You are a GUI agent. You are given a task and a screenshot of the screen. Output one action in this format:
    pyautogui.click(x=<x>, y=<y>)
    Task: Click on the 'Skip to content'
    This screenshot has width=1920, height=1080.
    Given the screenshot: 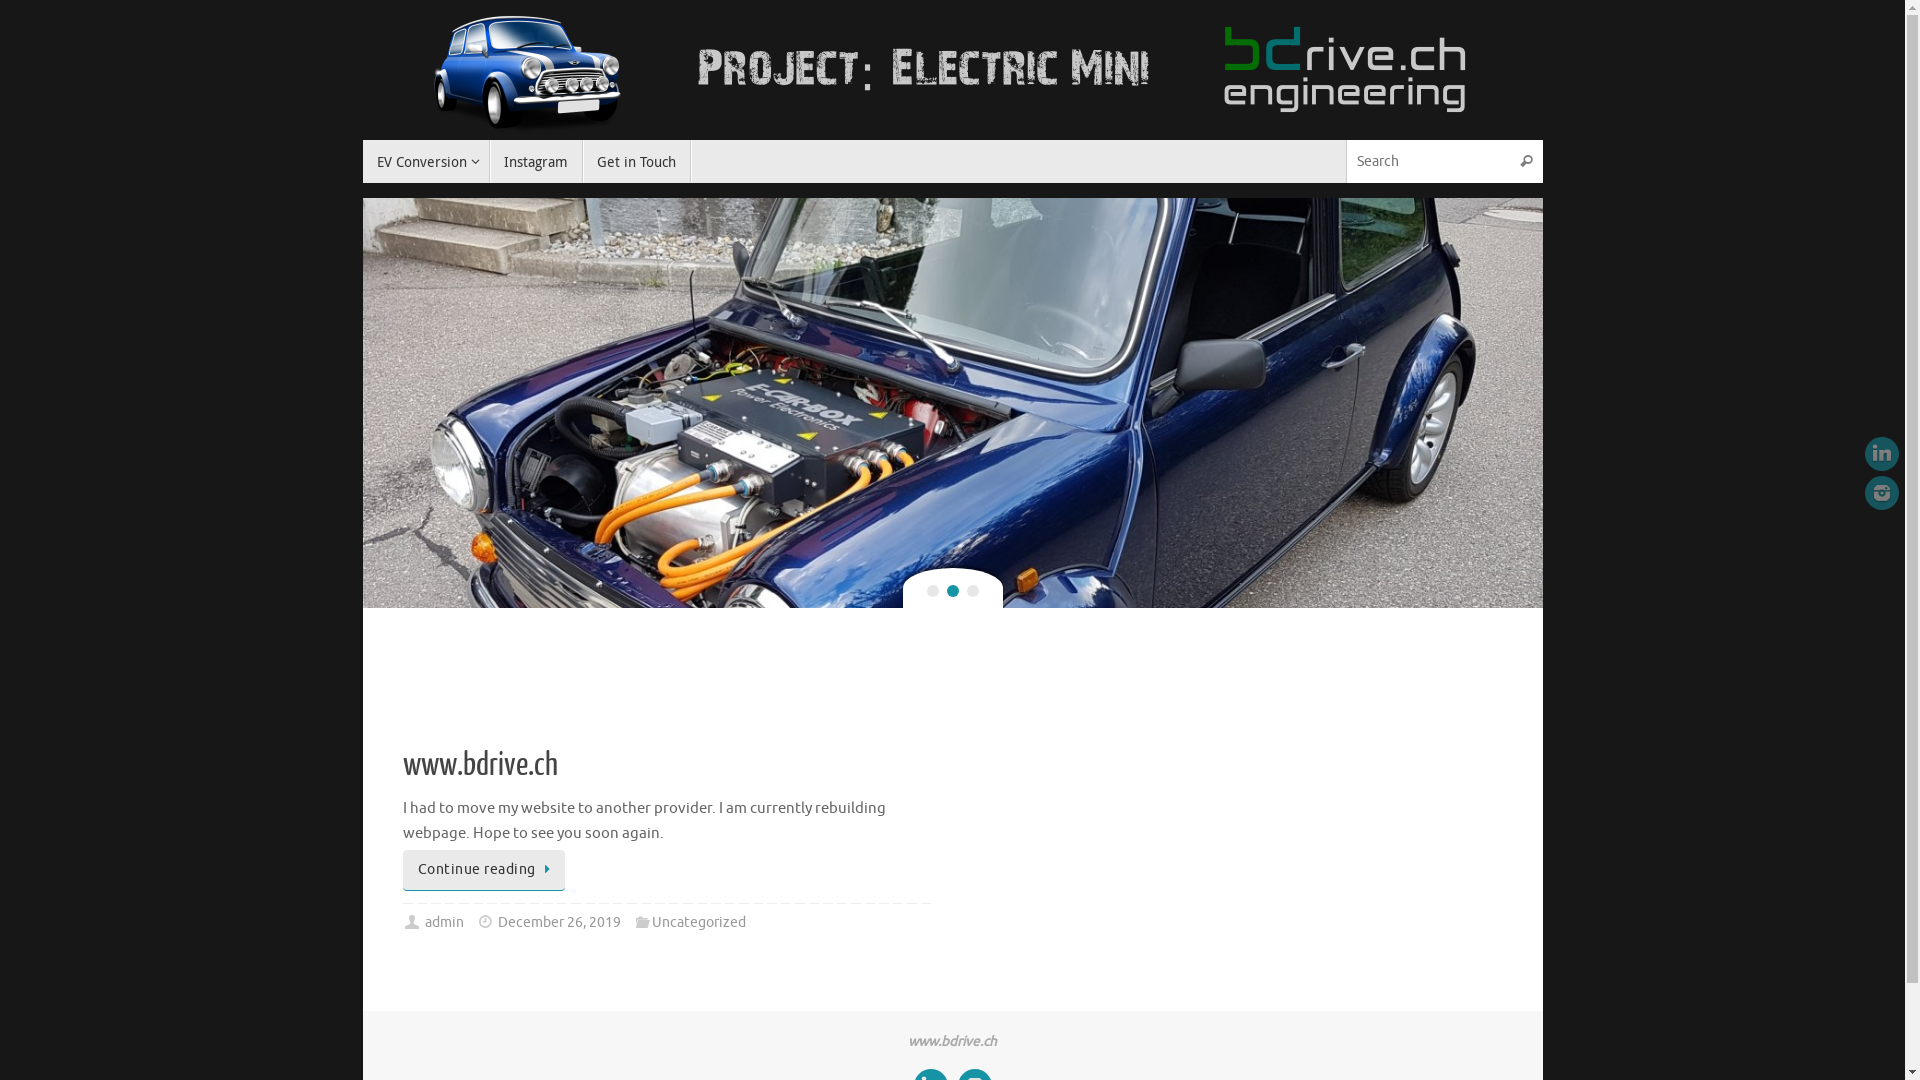 What is the action you would take?
    pyautogui.click(x=362, y=169)
    